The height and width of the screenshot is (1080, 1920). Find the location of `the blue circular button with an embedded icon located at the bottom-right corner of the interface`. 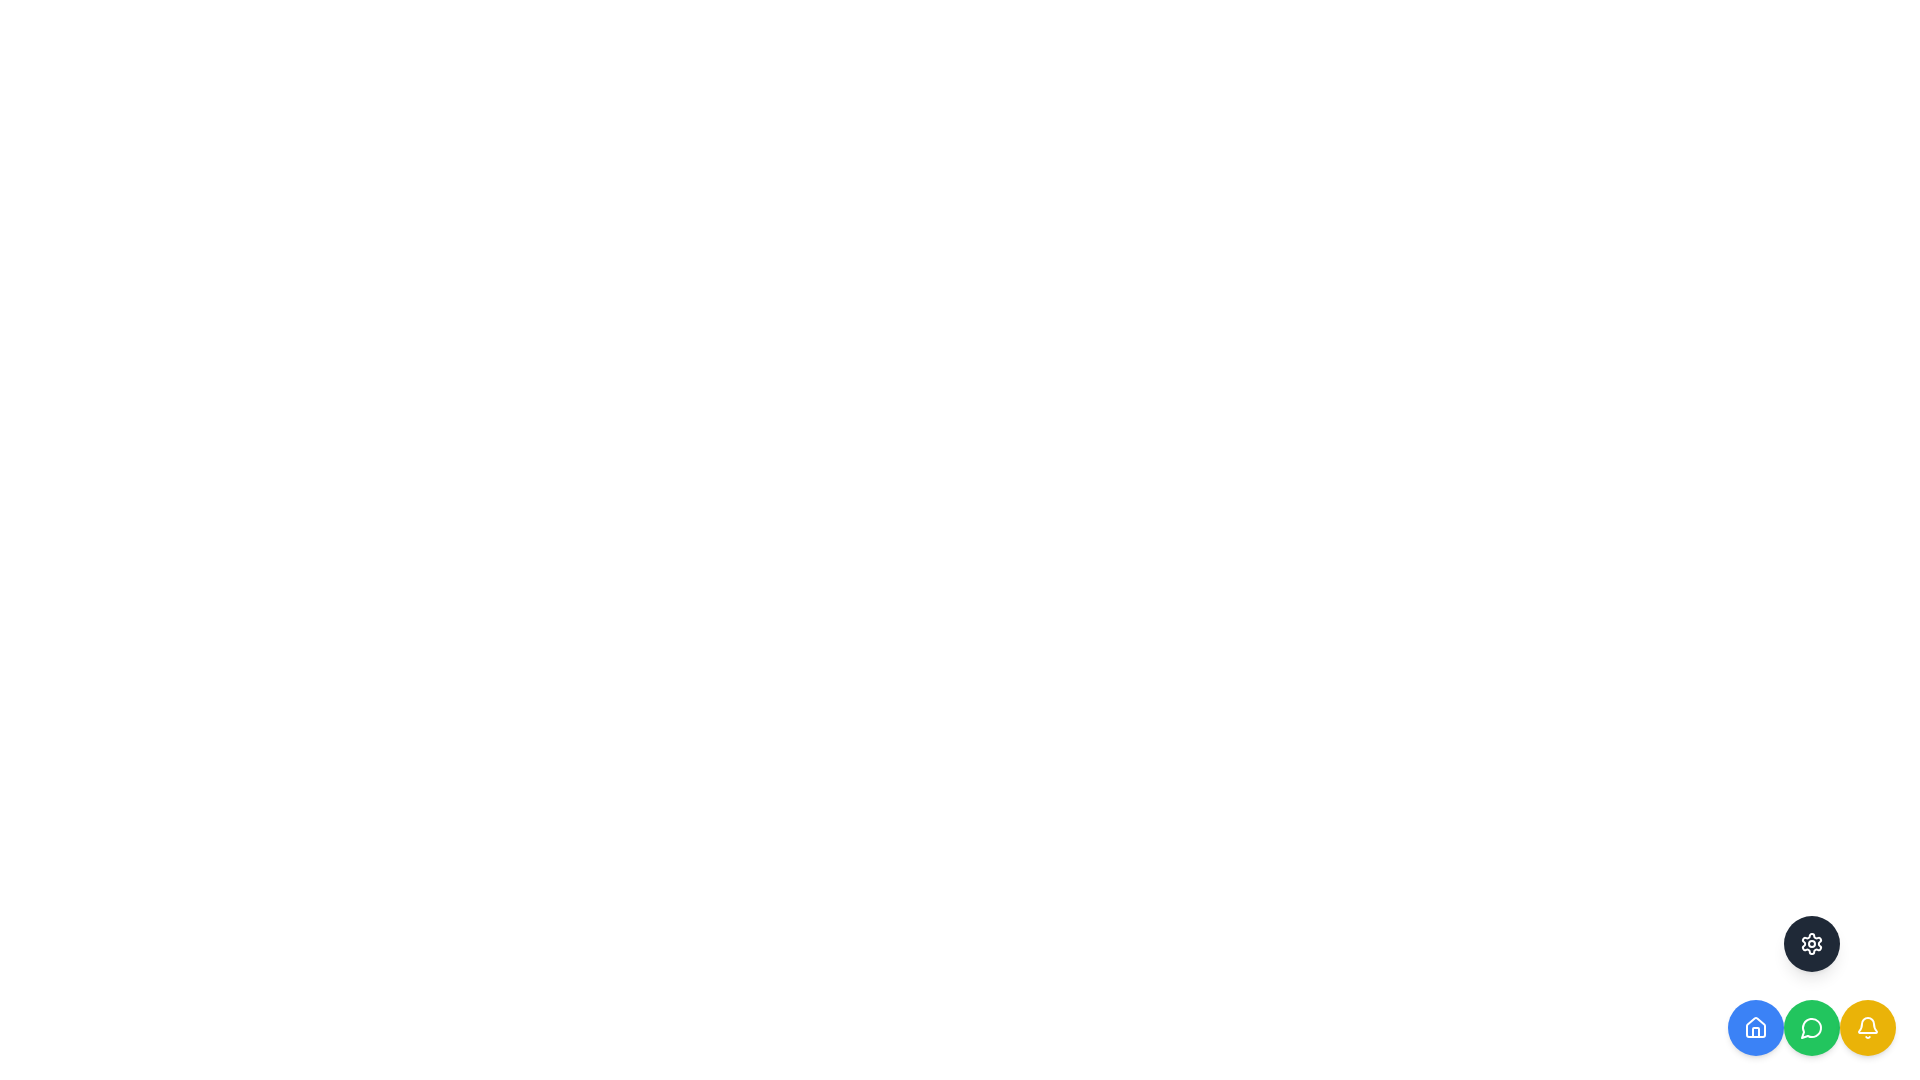

the blue circular button with an embedded icon located at the bottom-right corner of the interface is located at coordinates (1755, 1028).